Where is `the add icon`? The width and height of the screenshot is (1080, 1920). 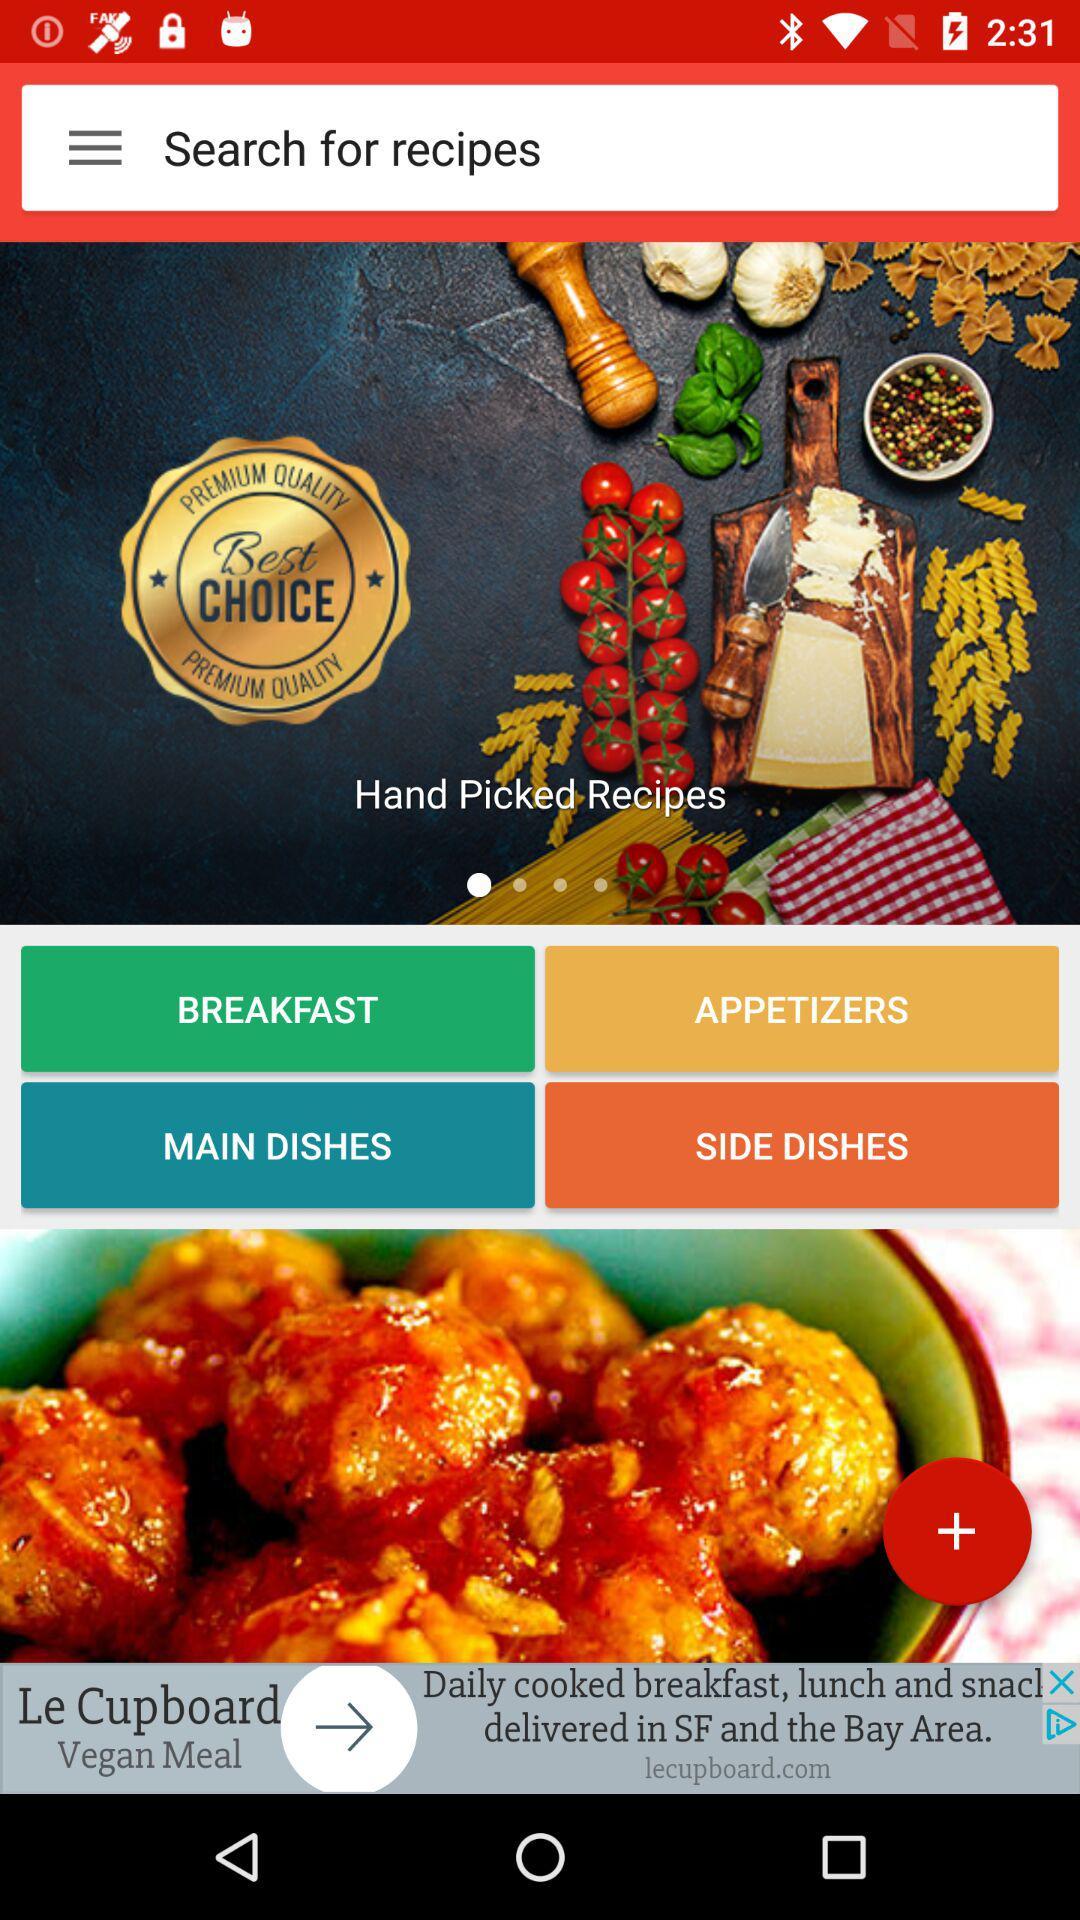 the add icon is located at coordinates (955, 1538).